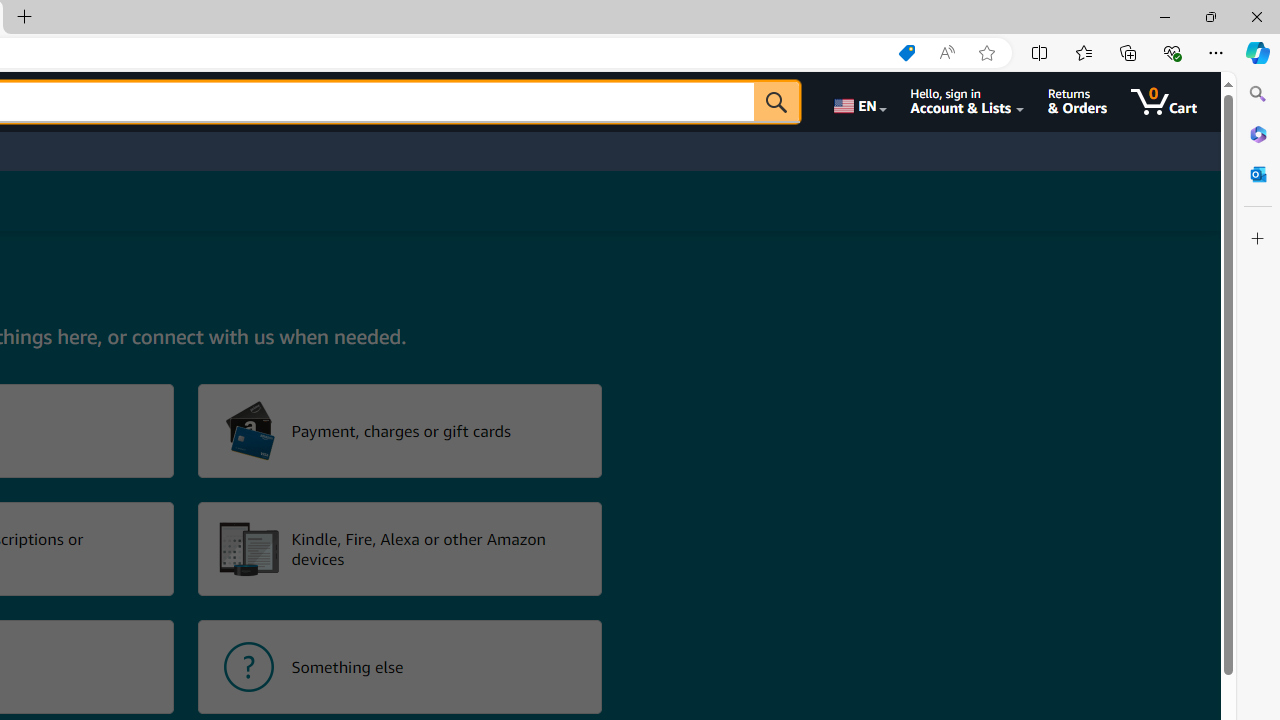 The width and height of the screenshot is (1280, 720). What do you see at coordinates (400, 549) in the screenshot?
I see `'Kindle, Fire, Alexa or other Amazon devices'` at bounding box center [400, 549].